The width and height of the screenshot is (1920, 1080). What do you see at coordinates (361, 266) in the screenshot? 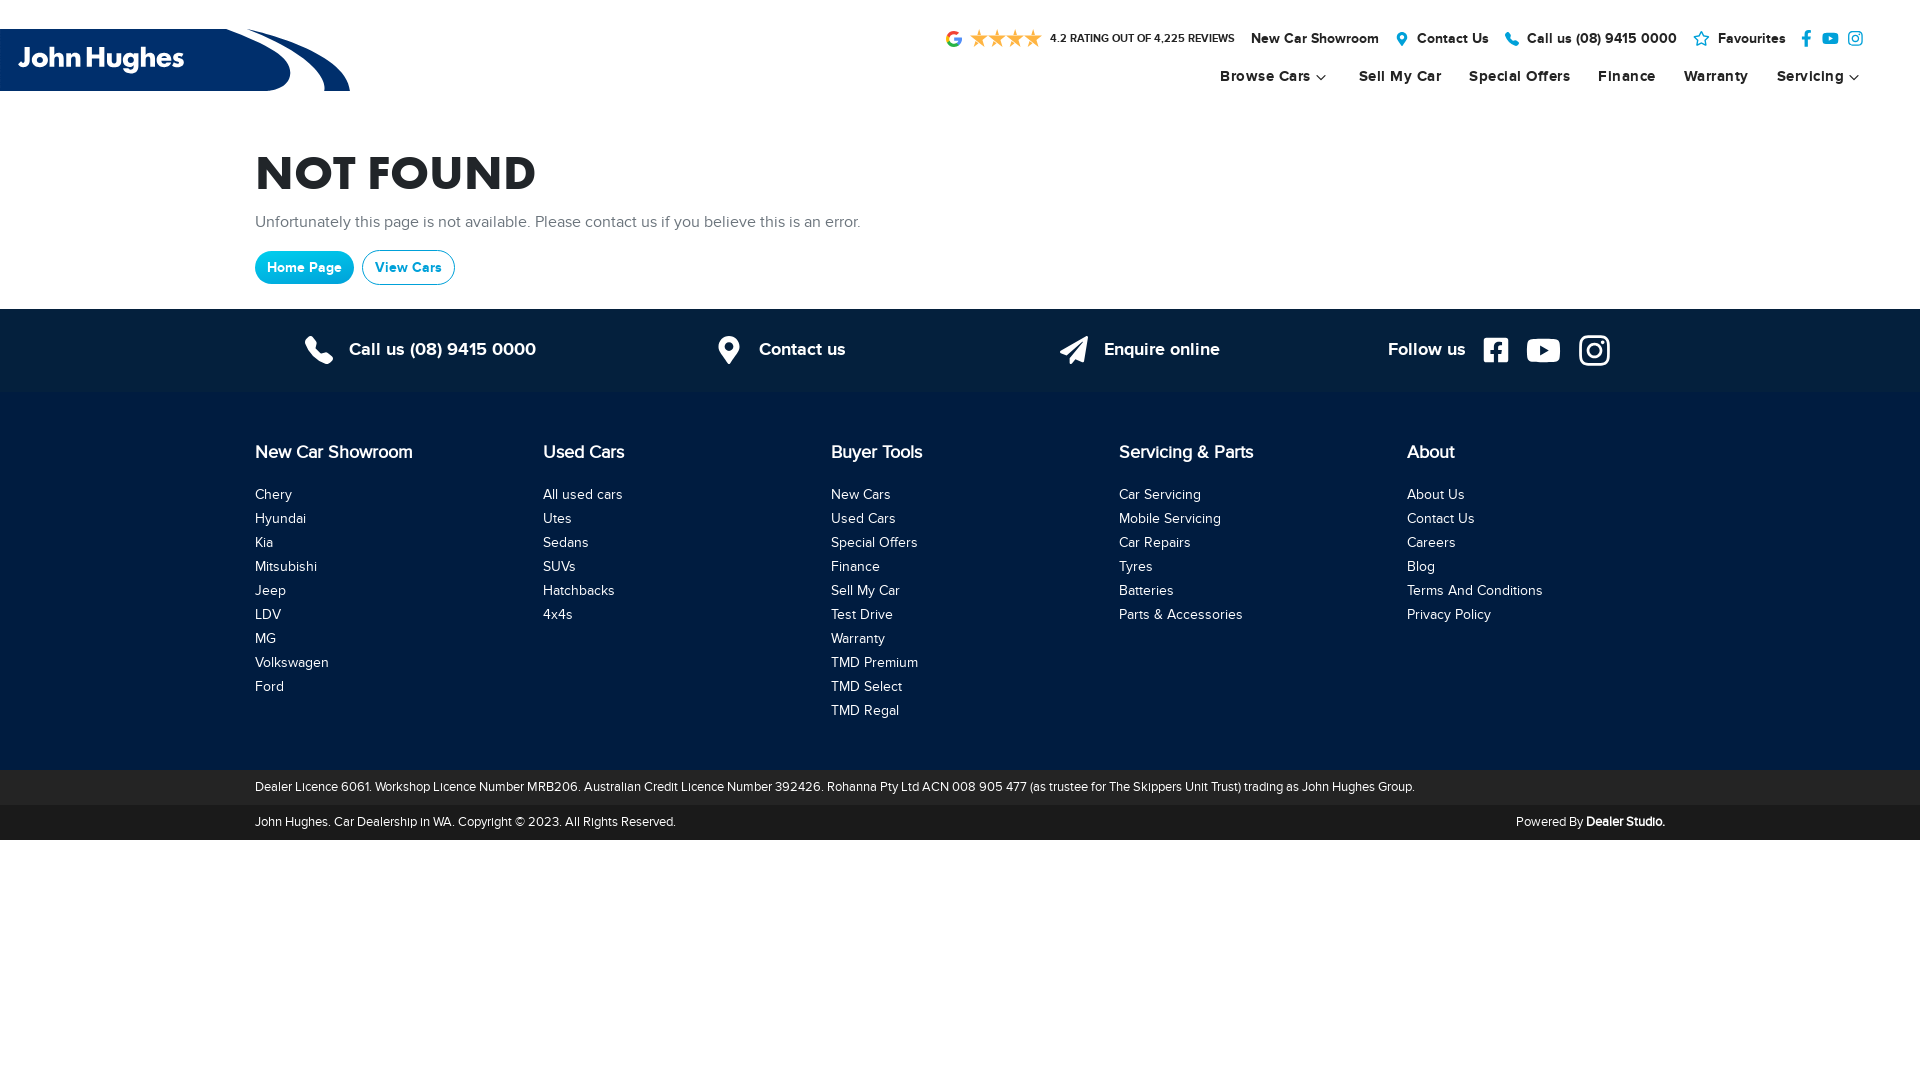
I see `'View Cars'` at bounding box center [361, 266].